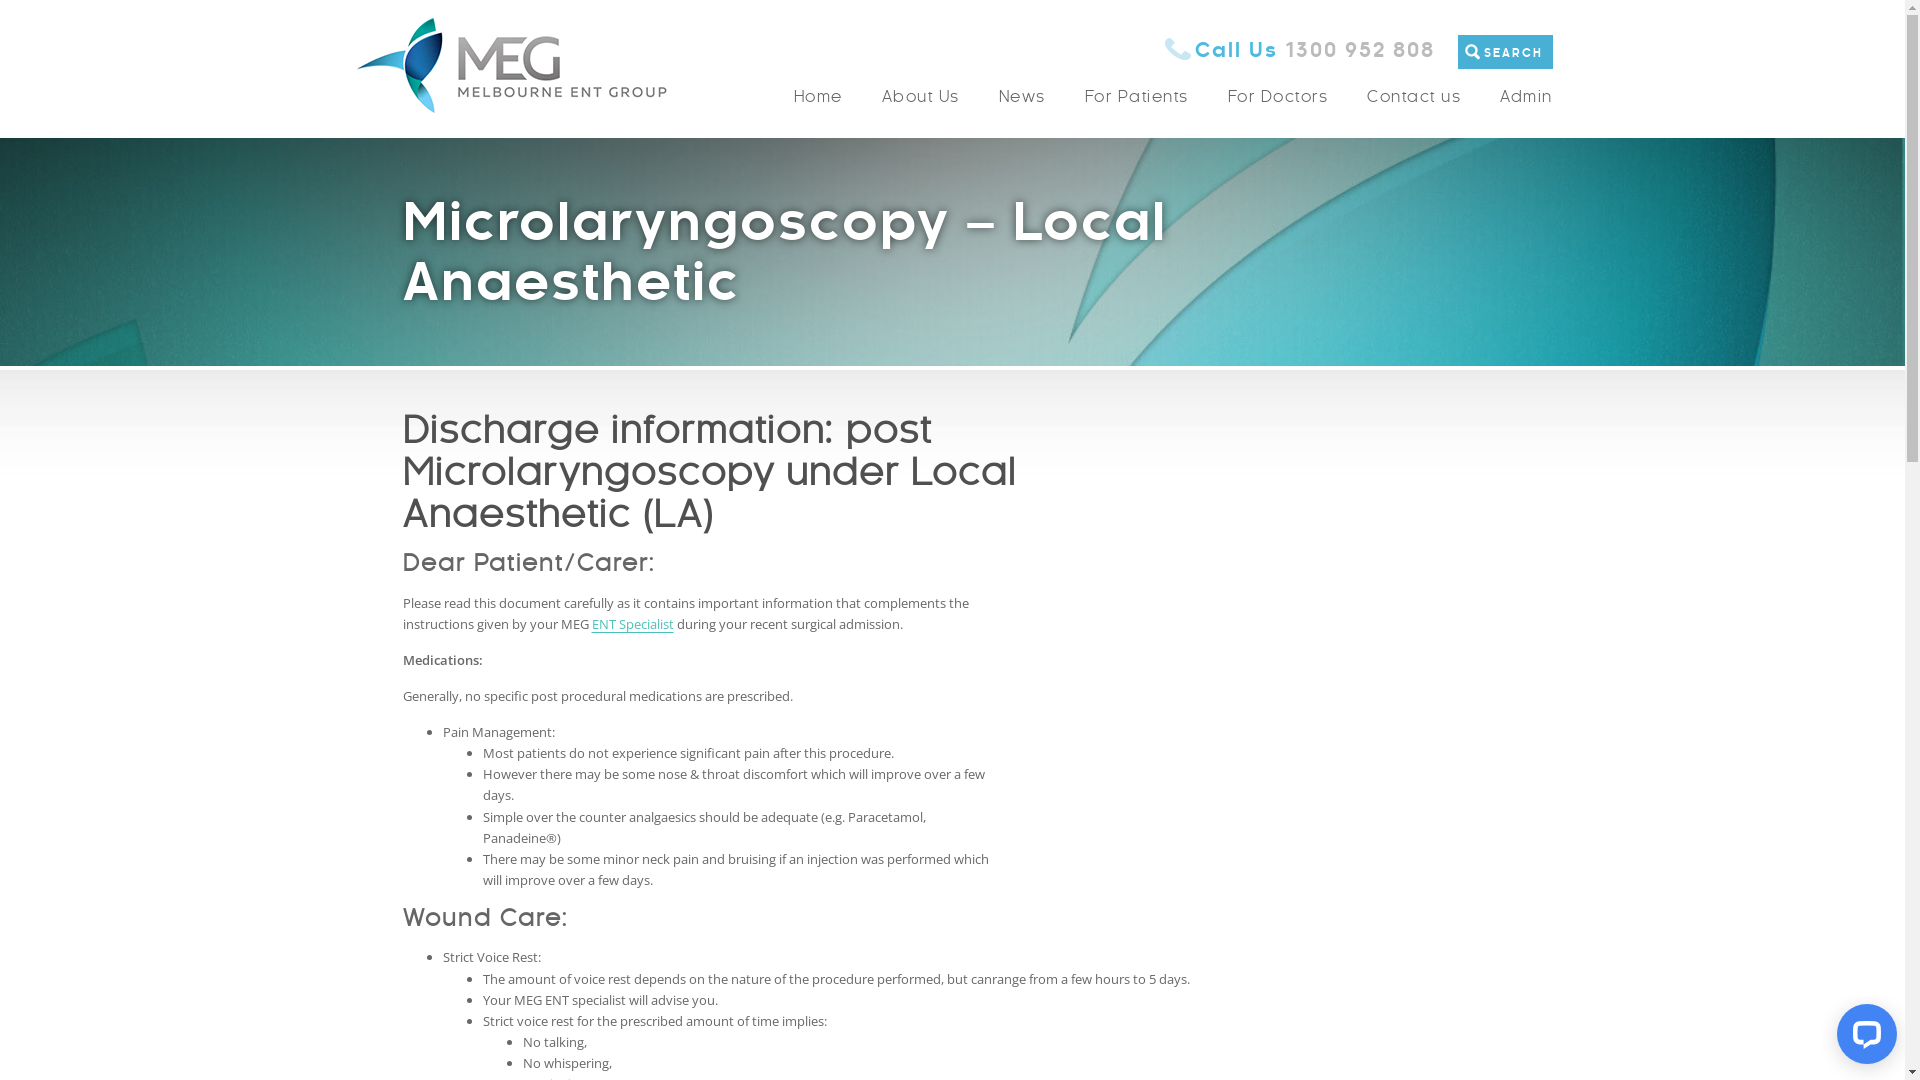  Describe the element at coordinates (818, 97) in the screenshot. I see `'Home'` at that location.